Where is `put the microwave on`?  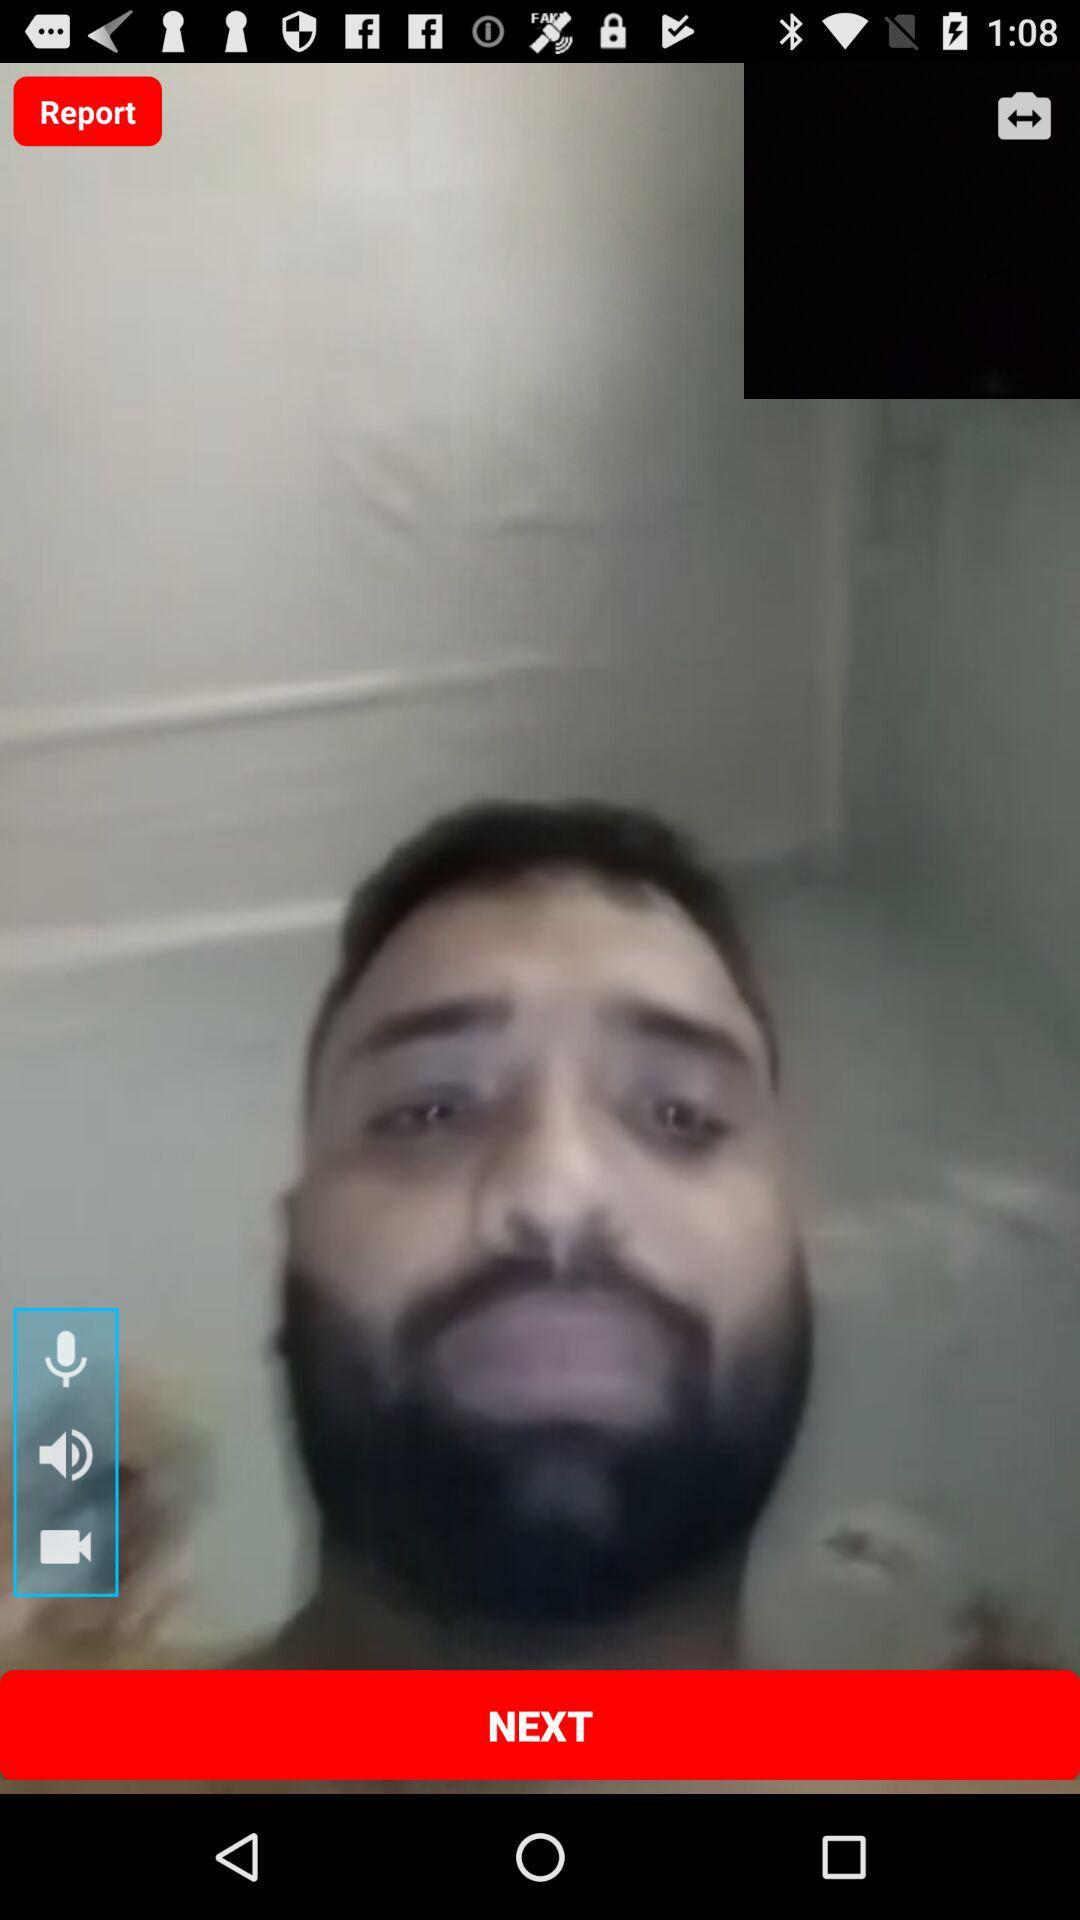
put the microwave on is located at coordinates (64, 1360).